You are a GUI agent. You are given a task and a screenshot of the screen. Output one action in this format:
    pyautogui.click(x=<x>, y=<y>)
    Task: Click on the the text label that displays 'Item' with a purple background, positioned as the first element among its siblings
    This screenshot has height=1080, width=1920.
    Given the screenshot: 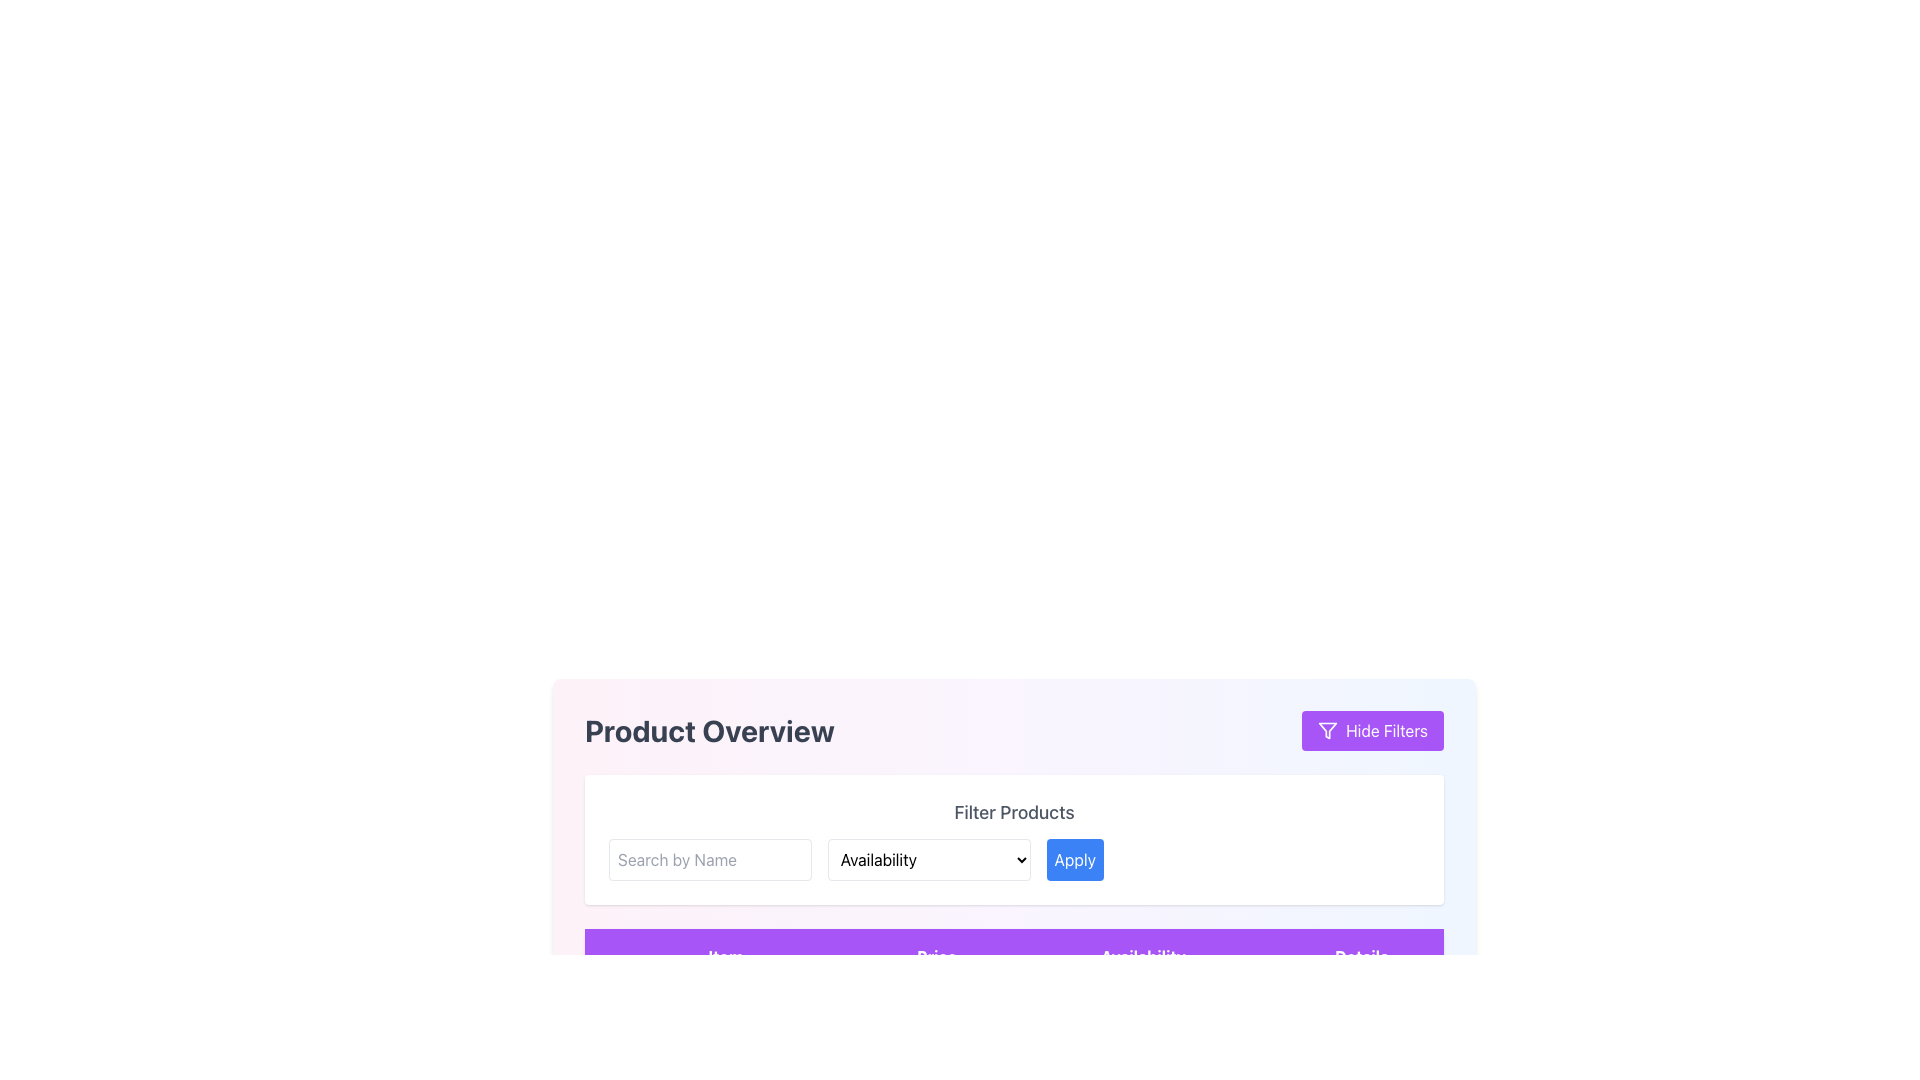 What is the action you would take?
    pyautogui.click(x=724, y=955)
    